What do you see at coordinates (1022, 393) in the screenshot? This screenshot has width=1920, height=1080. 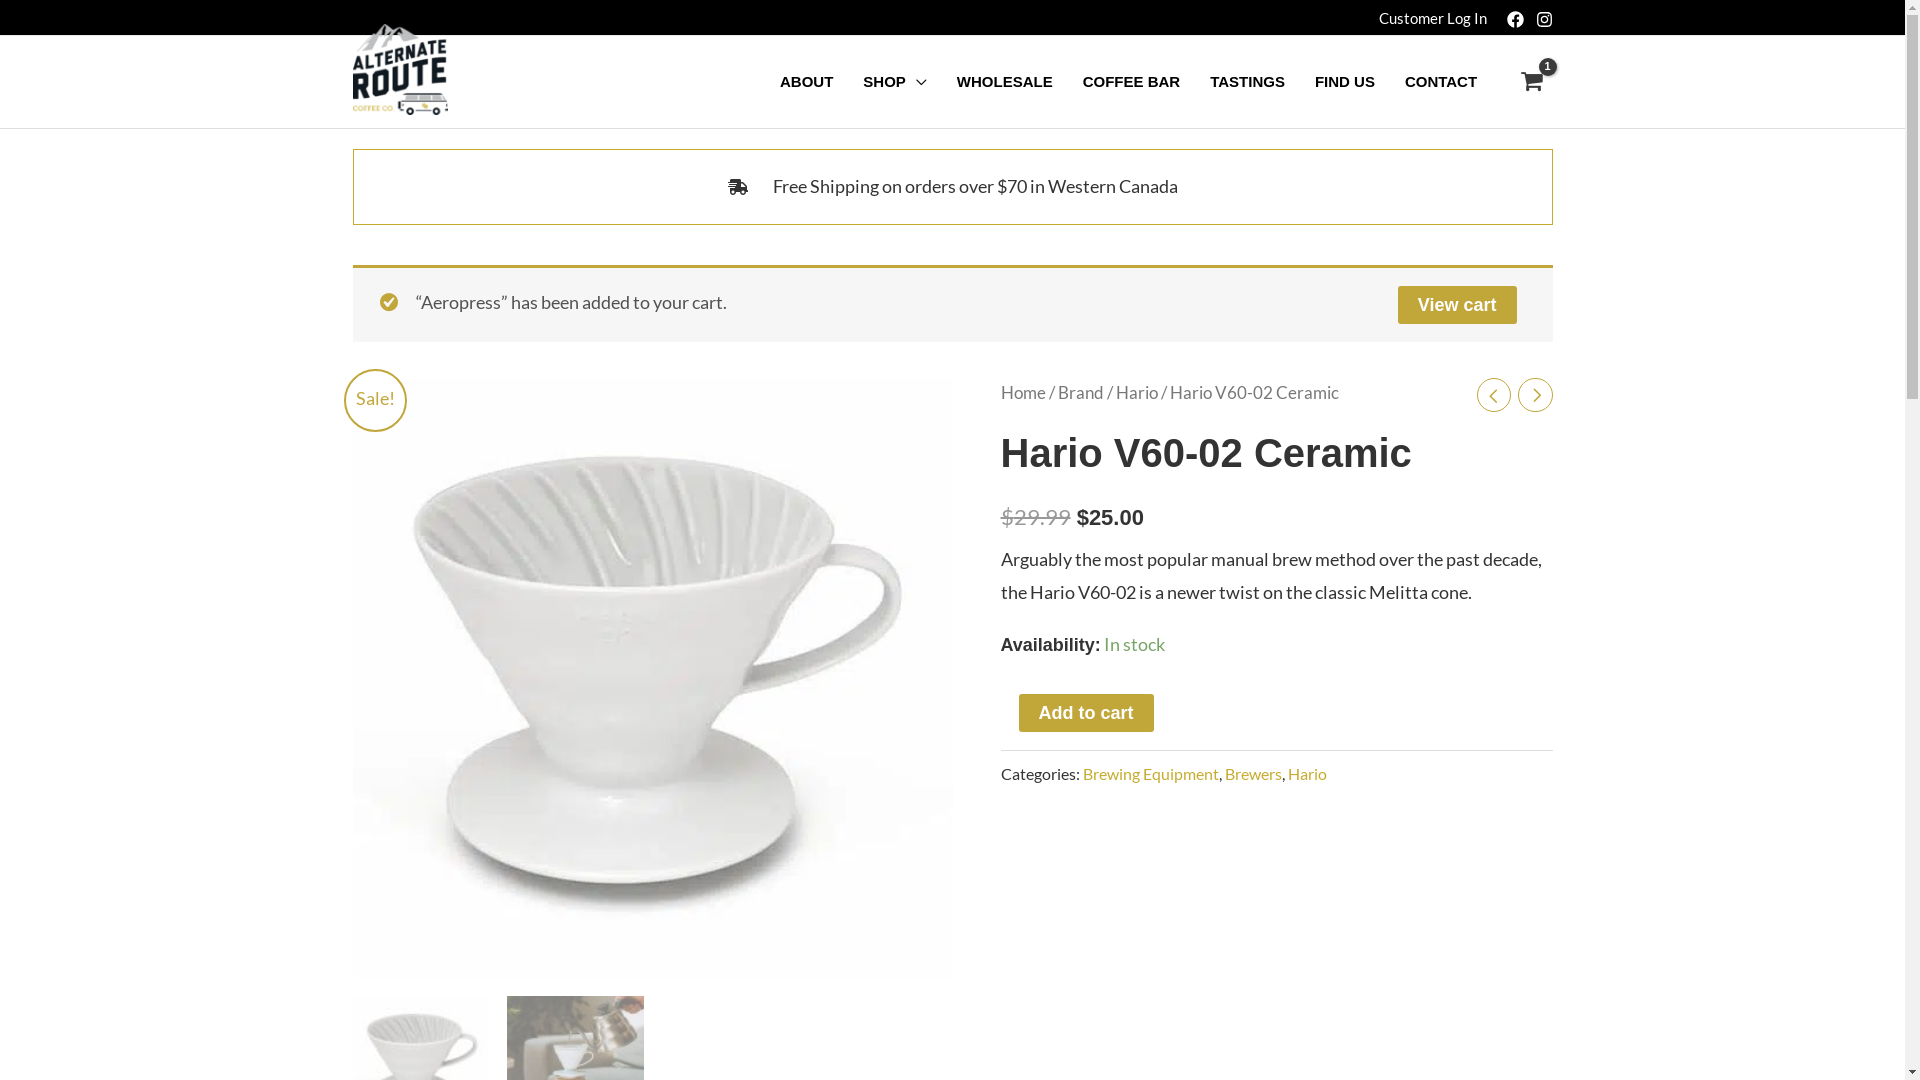 I see `'Home'` at bounding box center [1022, 393].